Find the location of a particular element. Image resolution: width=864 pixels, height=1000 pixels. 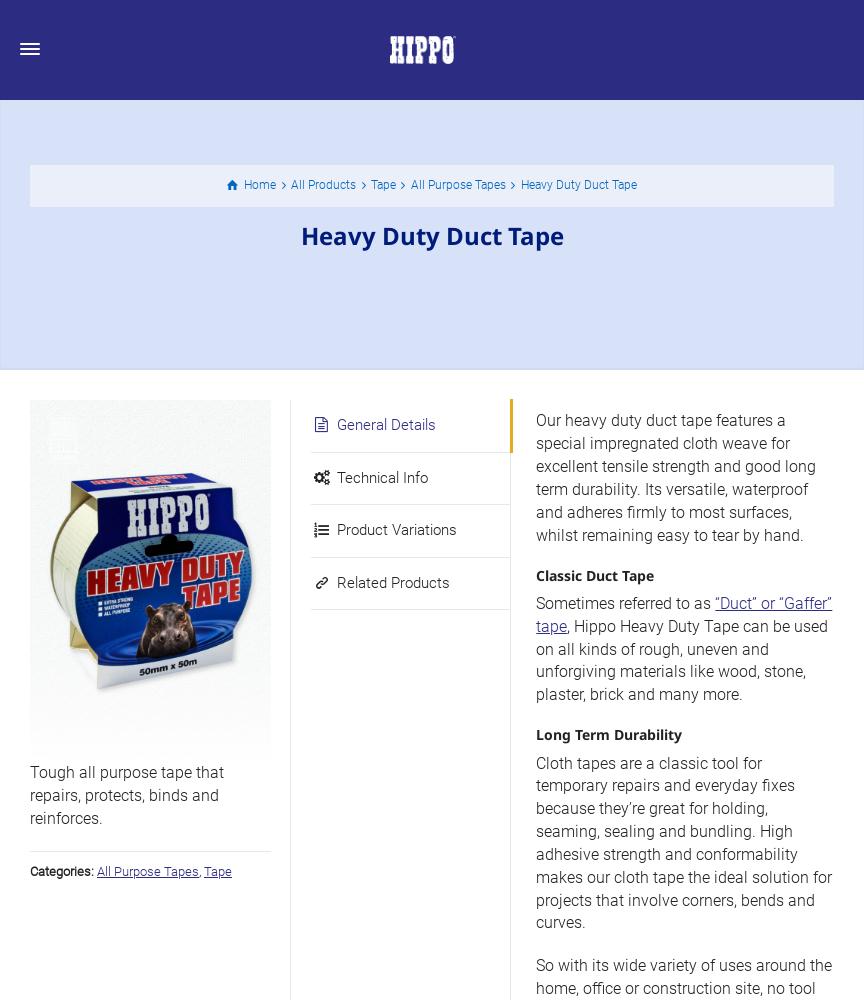

'“Duct” or “Gaffer” tape' is located at coordinates (684, 613).